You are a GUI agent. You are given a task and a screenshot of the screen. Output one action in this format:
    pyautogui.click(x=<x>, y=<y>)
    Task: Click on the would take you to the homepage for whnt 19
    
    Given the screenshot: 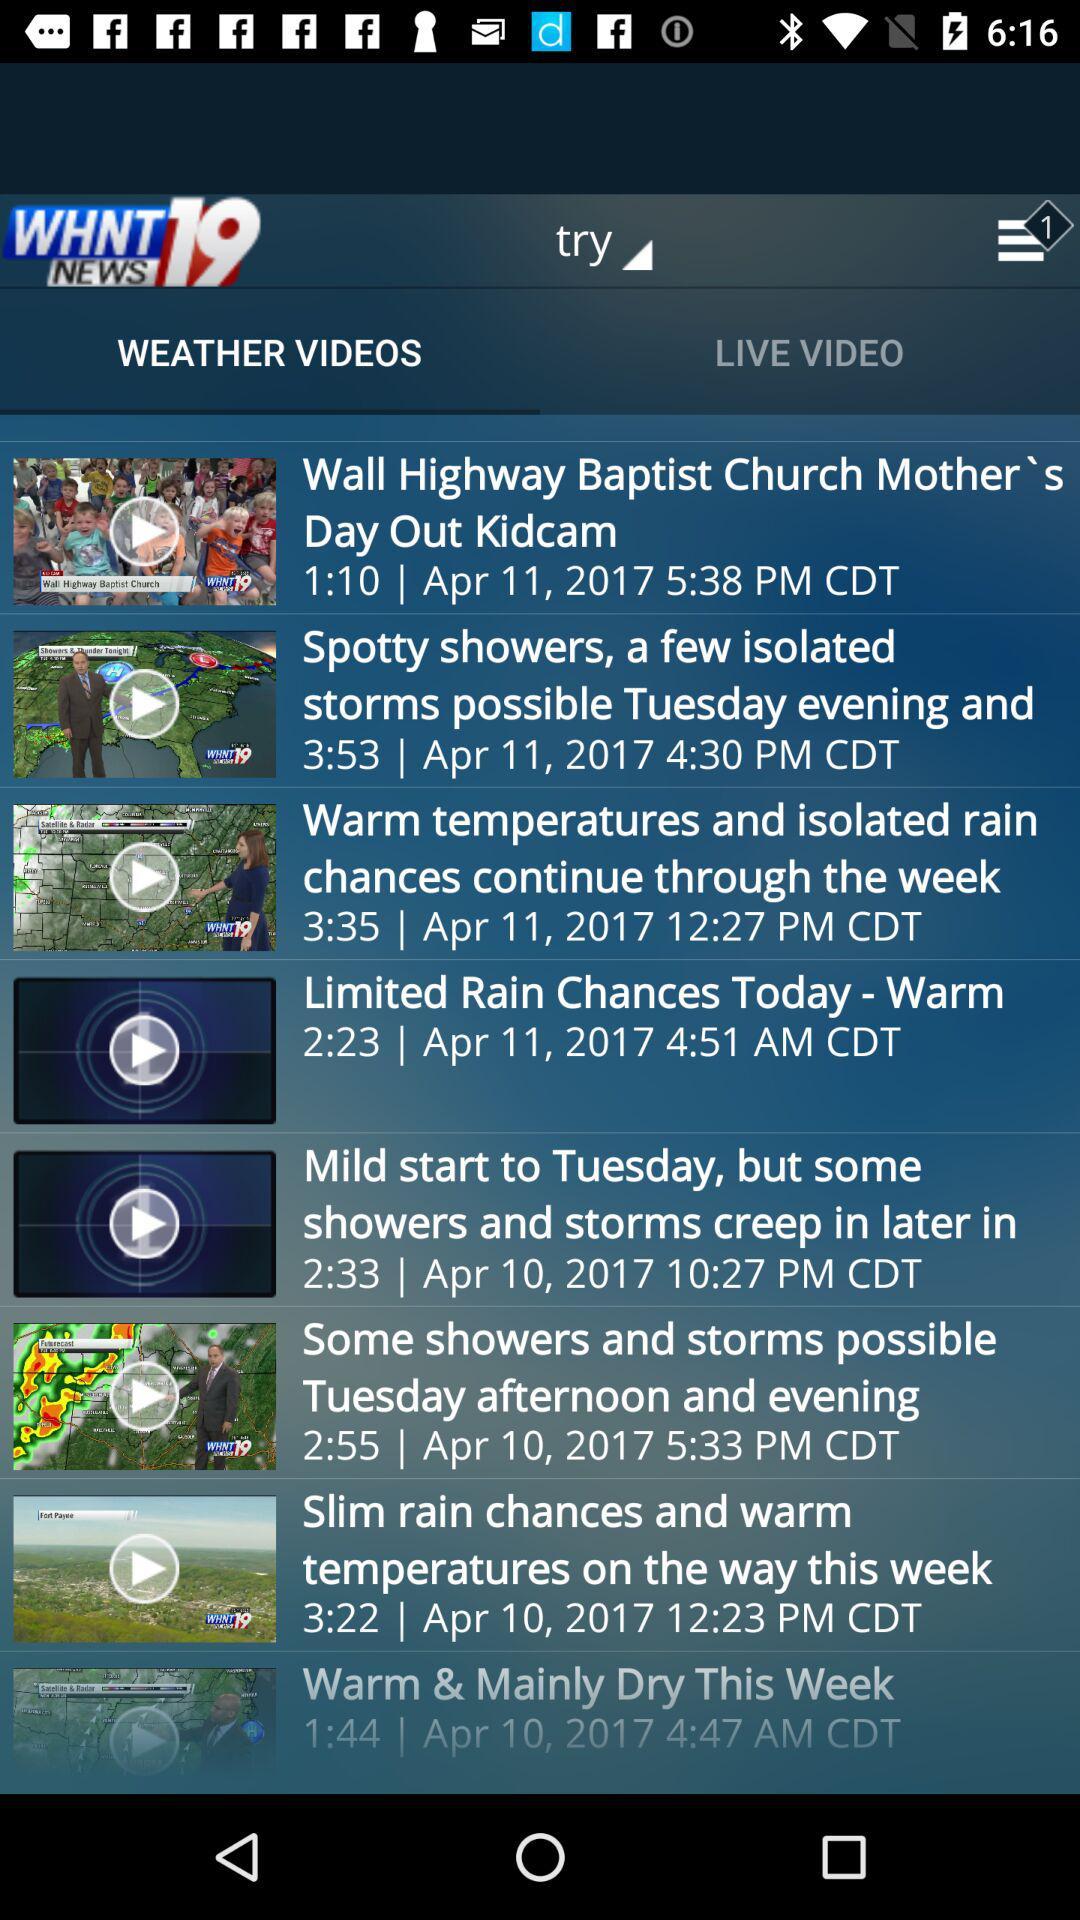 What is the action you would take?
    pyautogui.click(x=131, y=240)
    